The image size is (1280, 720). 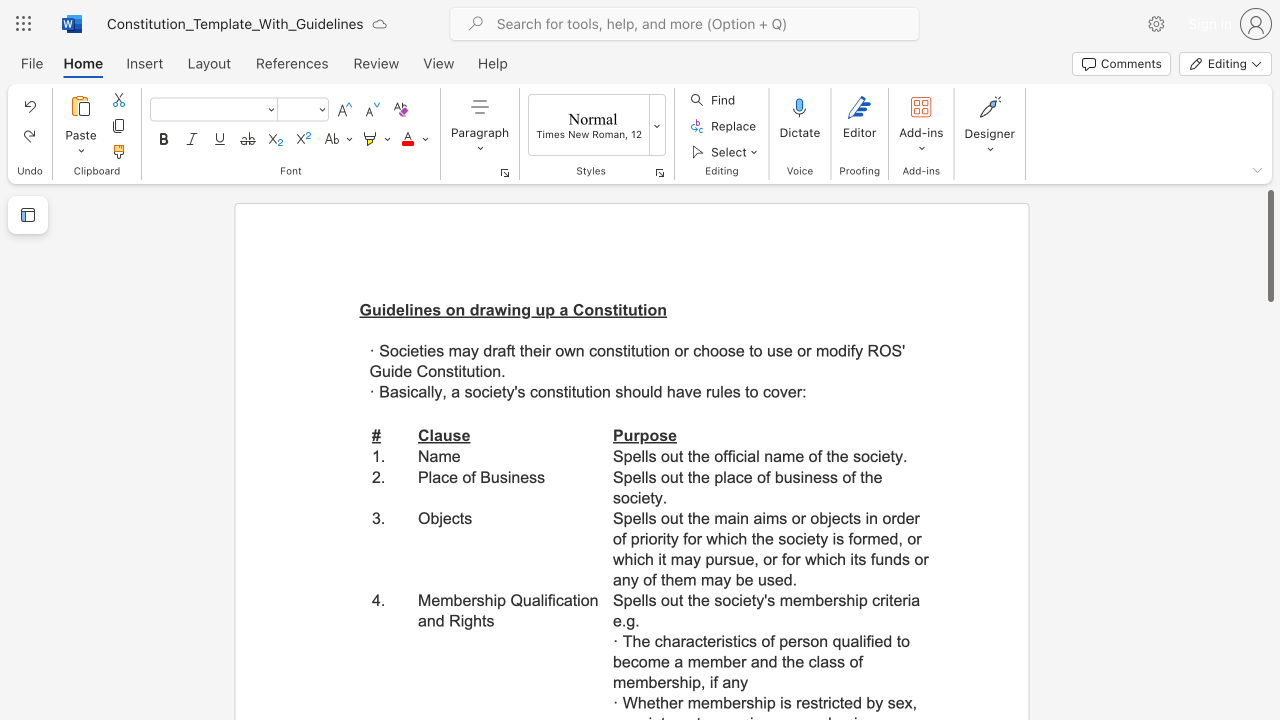 I want to click on the scrollbar on the right side to scroll the page down, so click(x=1269, y=630).